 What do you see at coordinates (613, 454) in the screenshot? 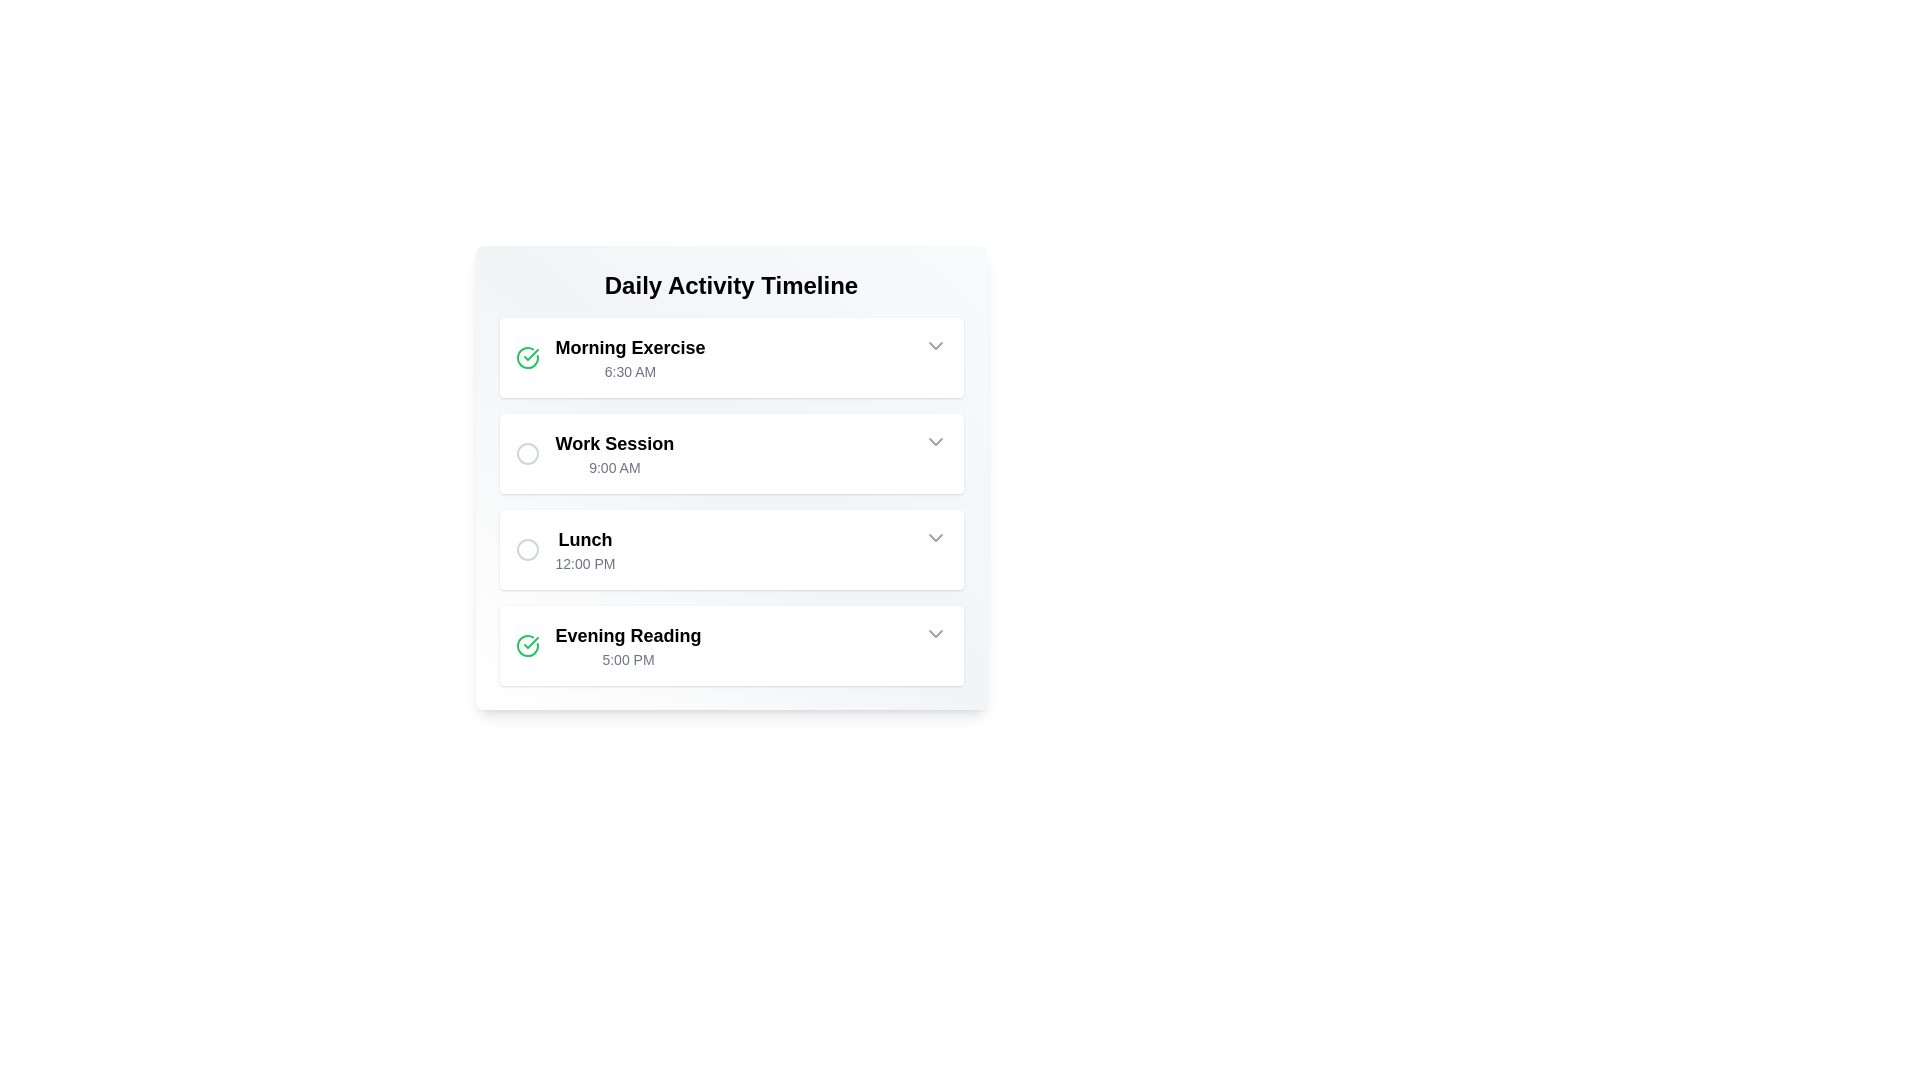
I see `text from the 'Work Session' text block, which features a bold title and a smaller timestamp below it, located in the timeline of activities` at bounding box center [613, 454].